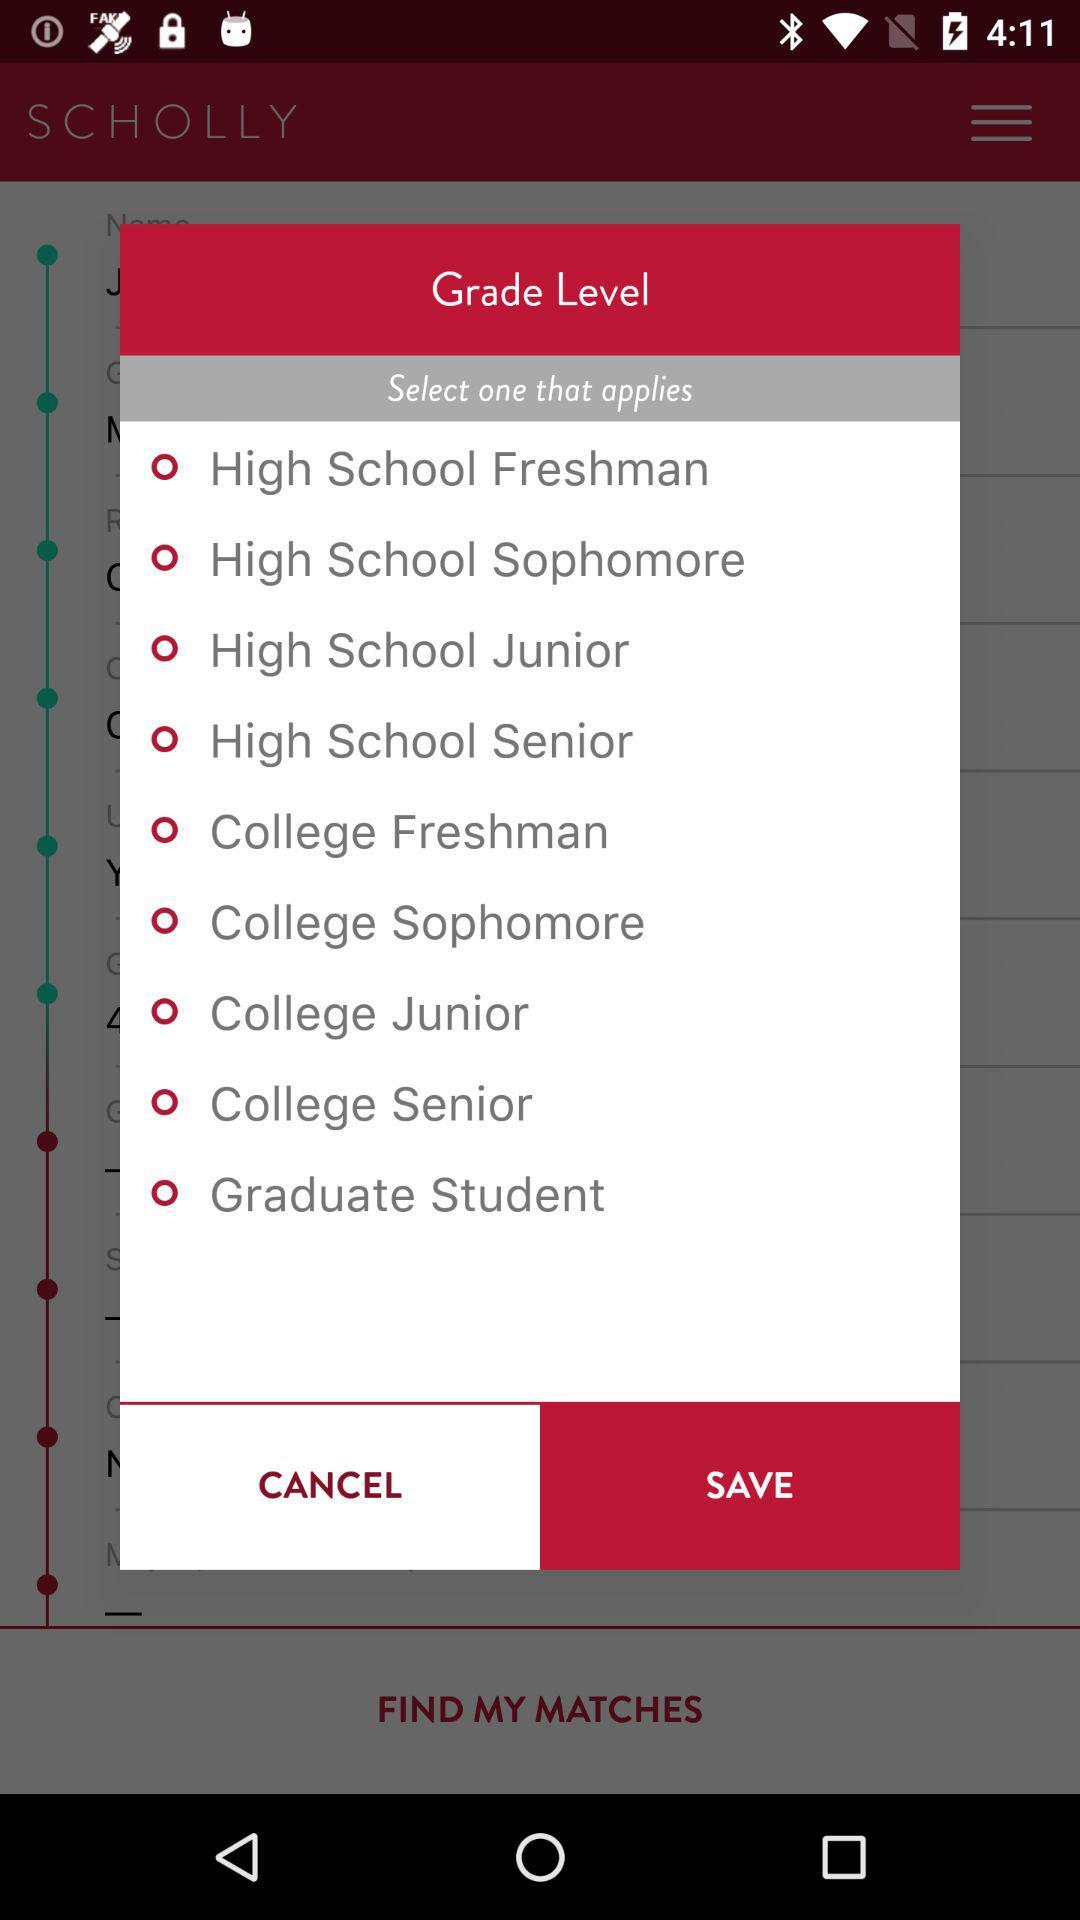 The image size is (1080, 1920). What do you see at coordinates (329, 1485) in the screenshot?
I see `icon at the bottom left corner` at bounding box center [329, 1485].